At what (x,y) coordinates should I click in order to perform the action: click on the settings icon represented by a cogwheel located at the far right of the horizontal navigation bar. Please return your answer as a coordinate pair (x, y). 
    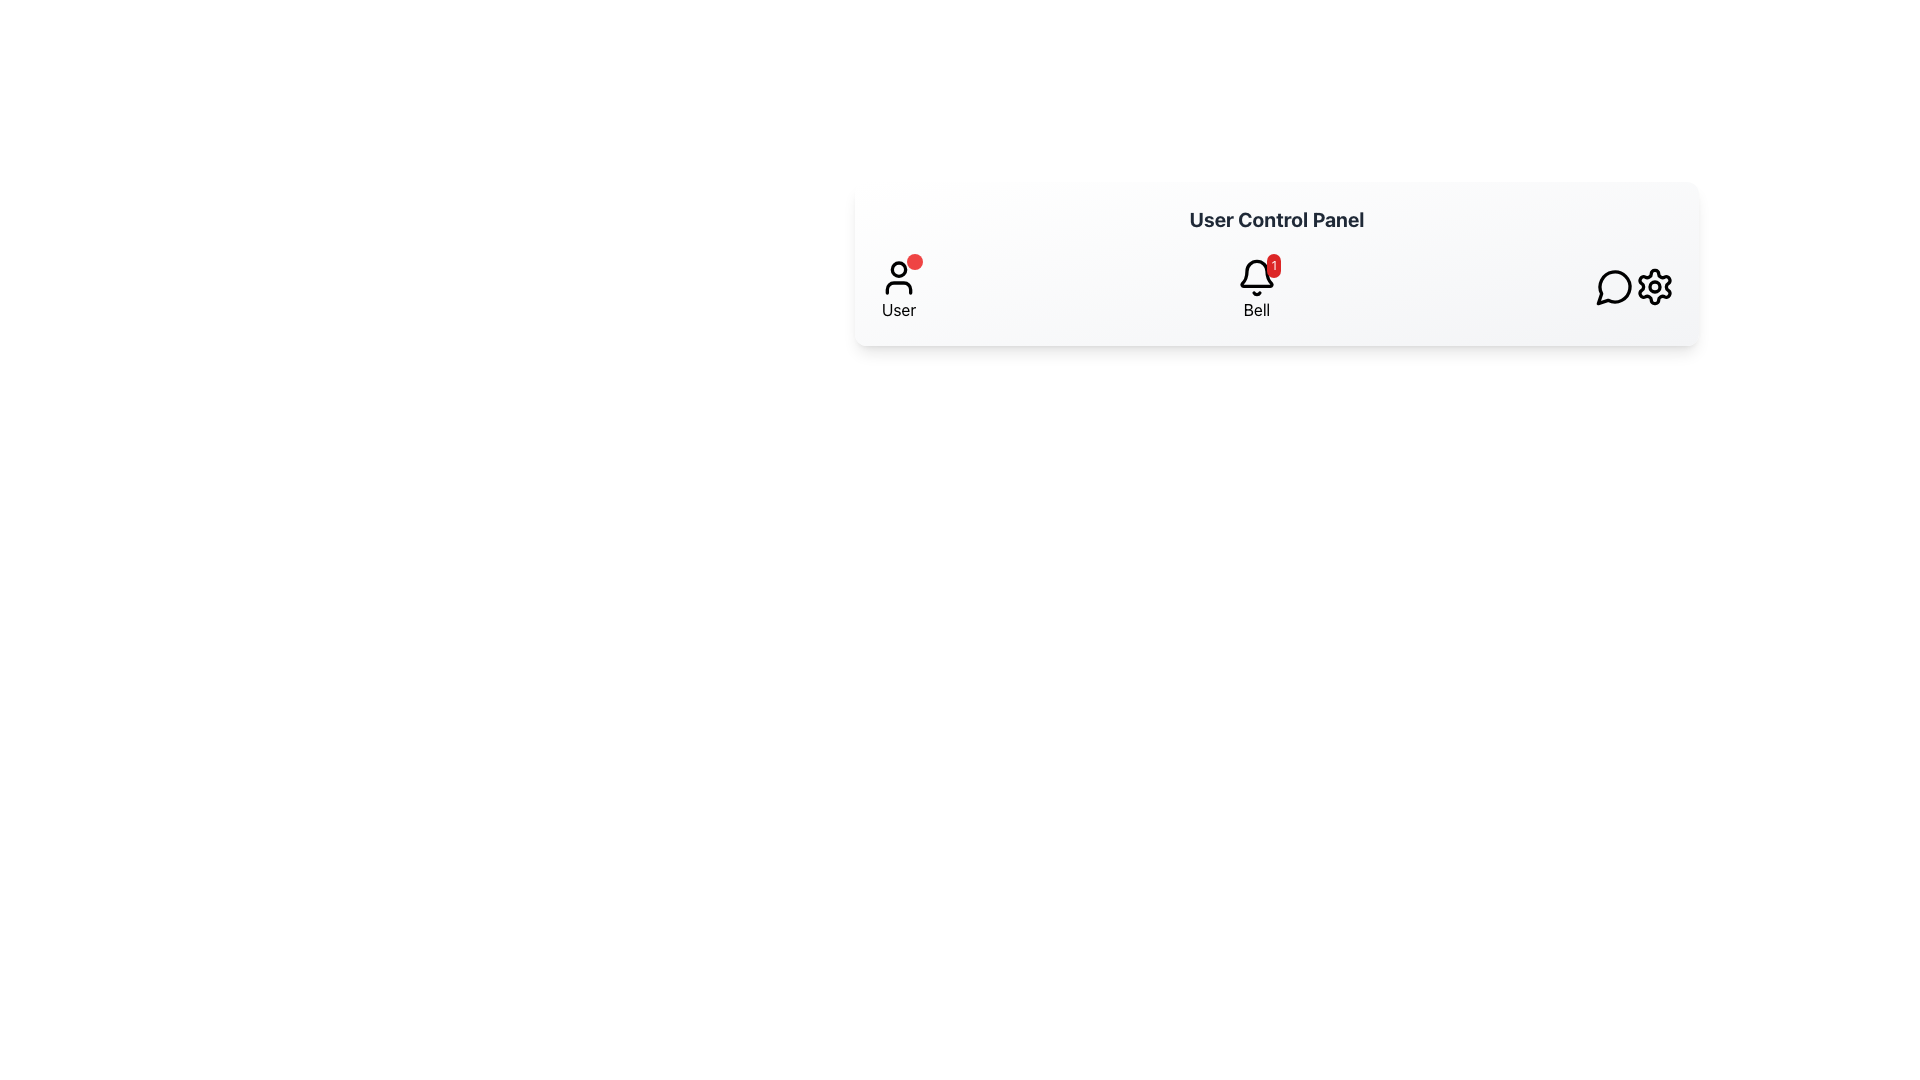
    Looking at the image, I should click on (1655, 286).